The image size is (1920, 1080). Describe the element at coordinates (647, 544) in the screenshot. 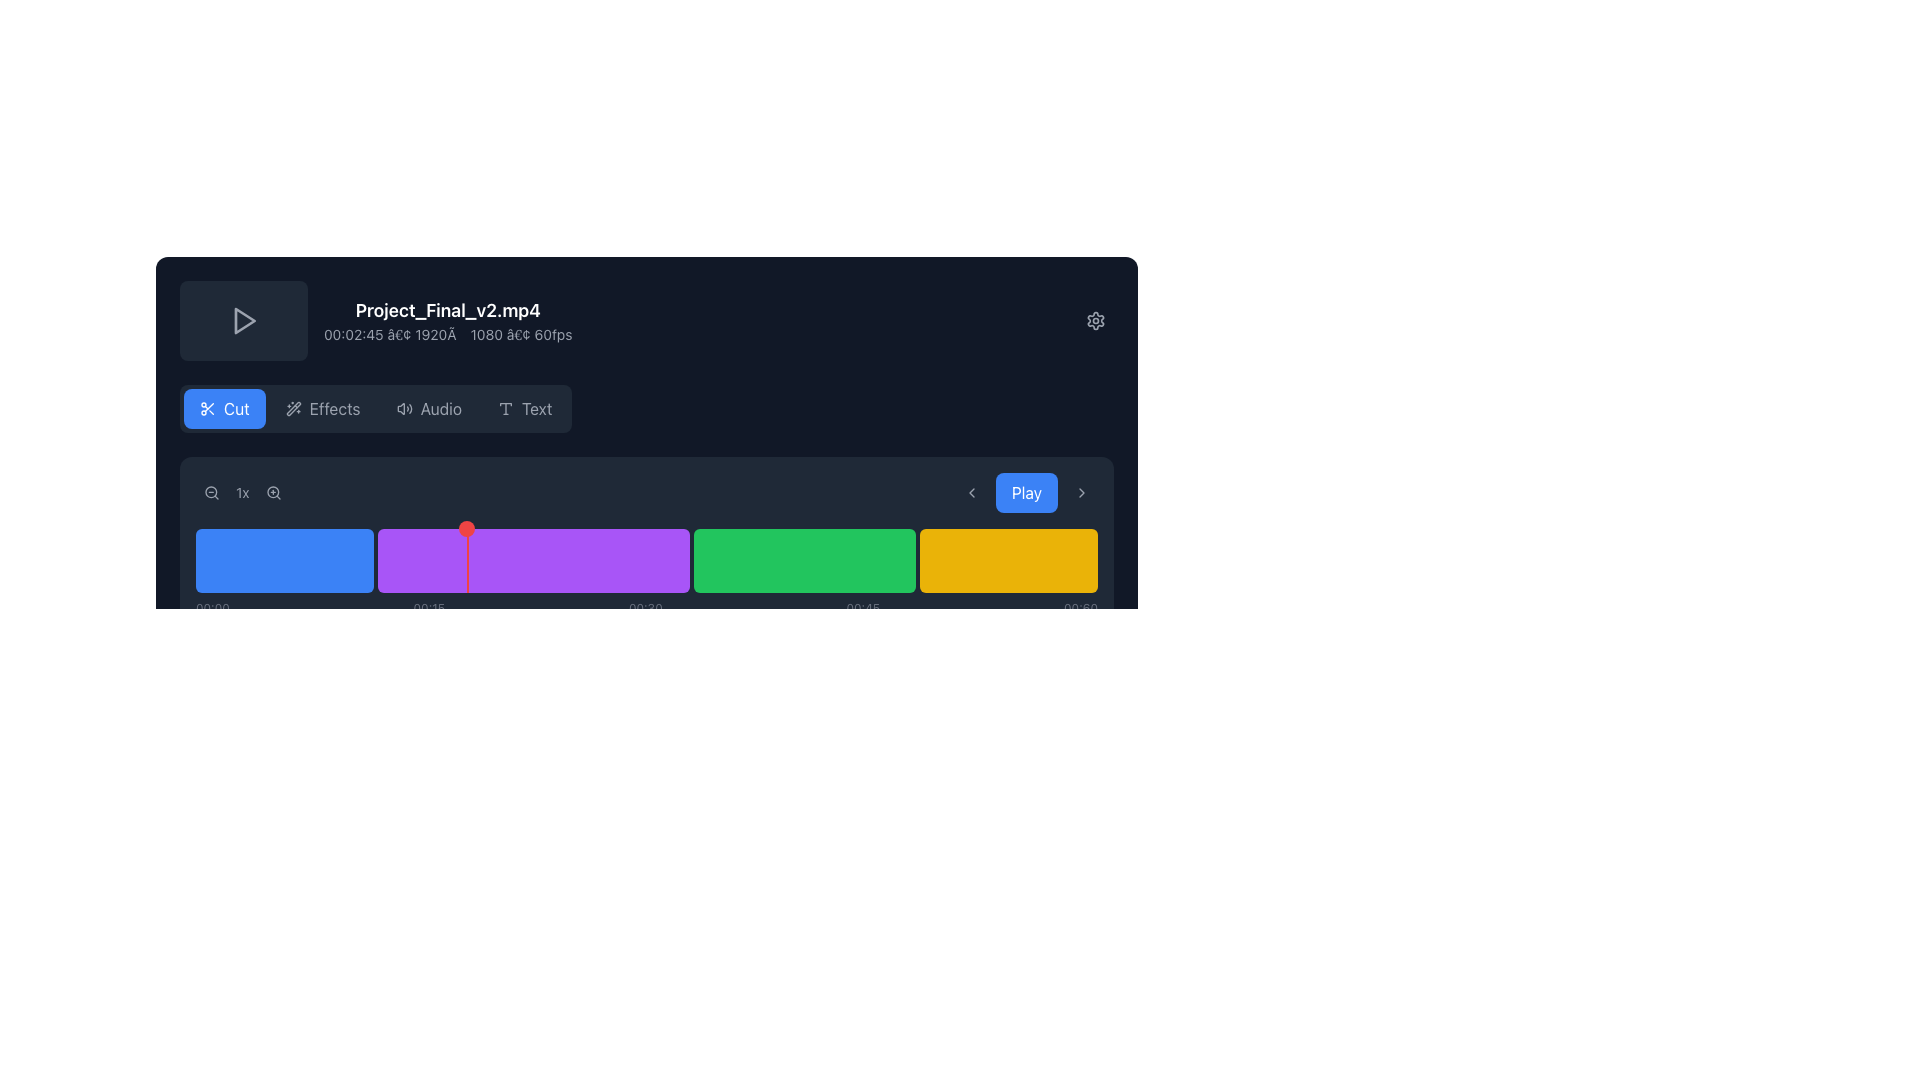

I see `the timeline progress bar with a dark gray background and colored segments` at that location.